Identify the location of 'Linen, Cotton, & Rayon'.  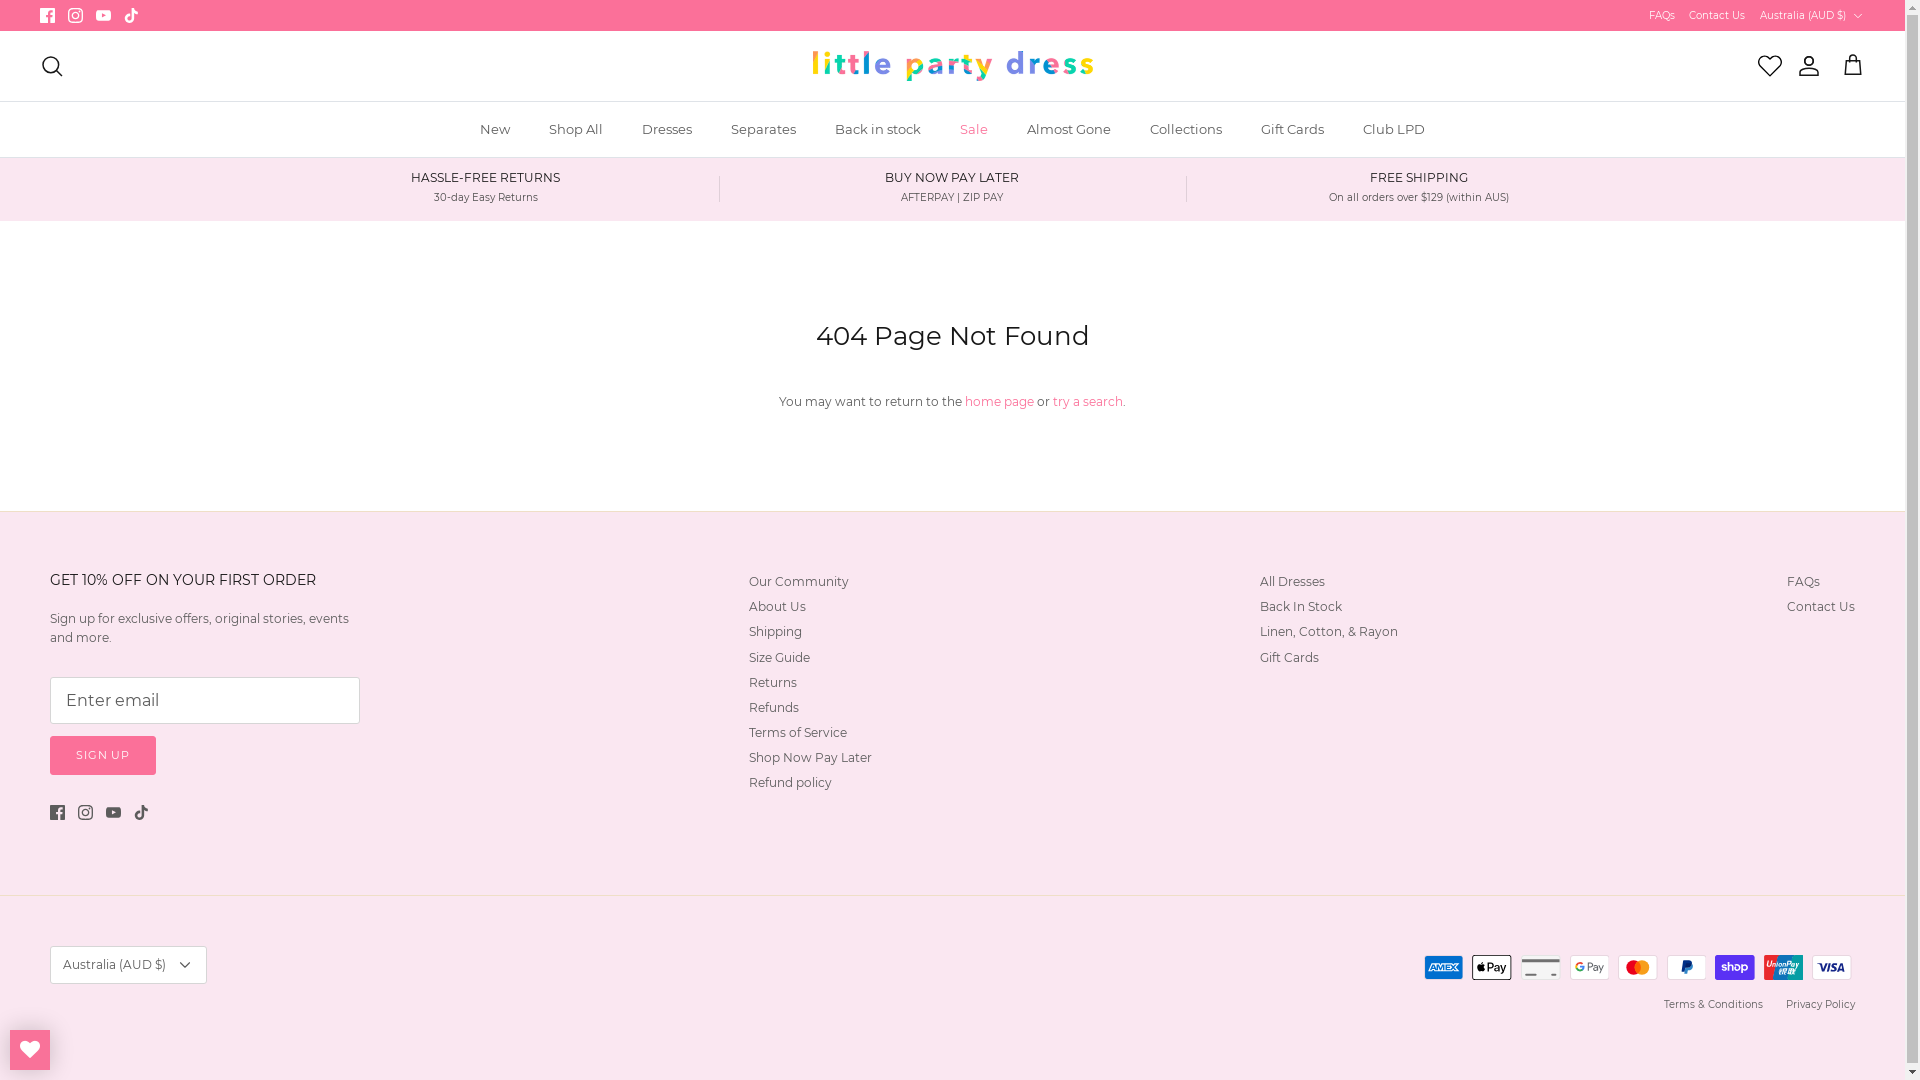
(1329, 631).